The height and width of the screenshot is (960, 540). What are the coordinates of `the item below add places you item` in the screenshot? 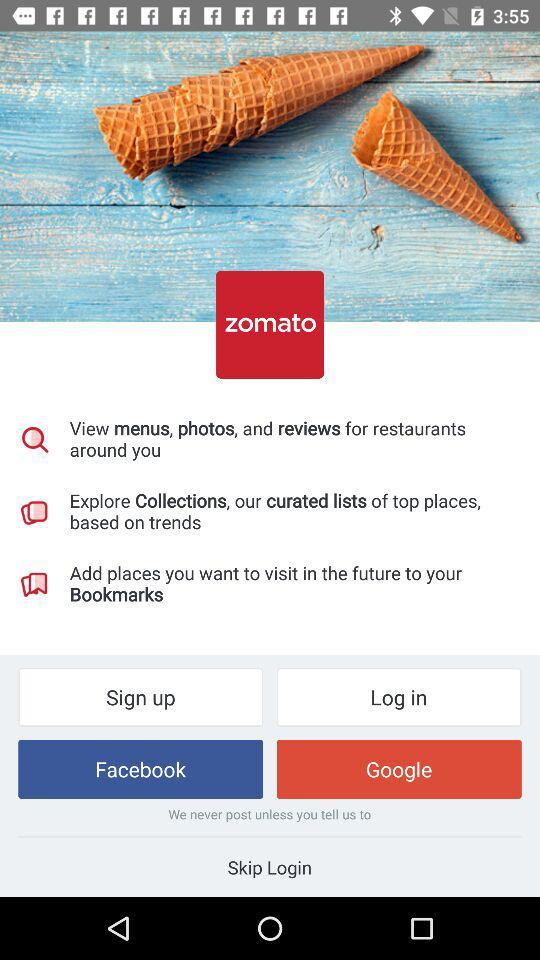 It's located at (139, 697).